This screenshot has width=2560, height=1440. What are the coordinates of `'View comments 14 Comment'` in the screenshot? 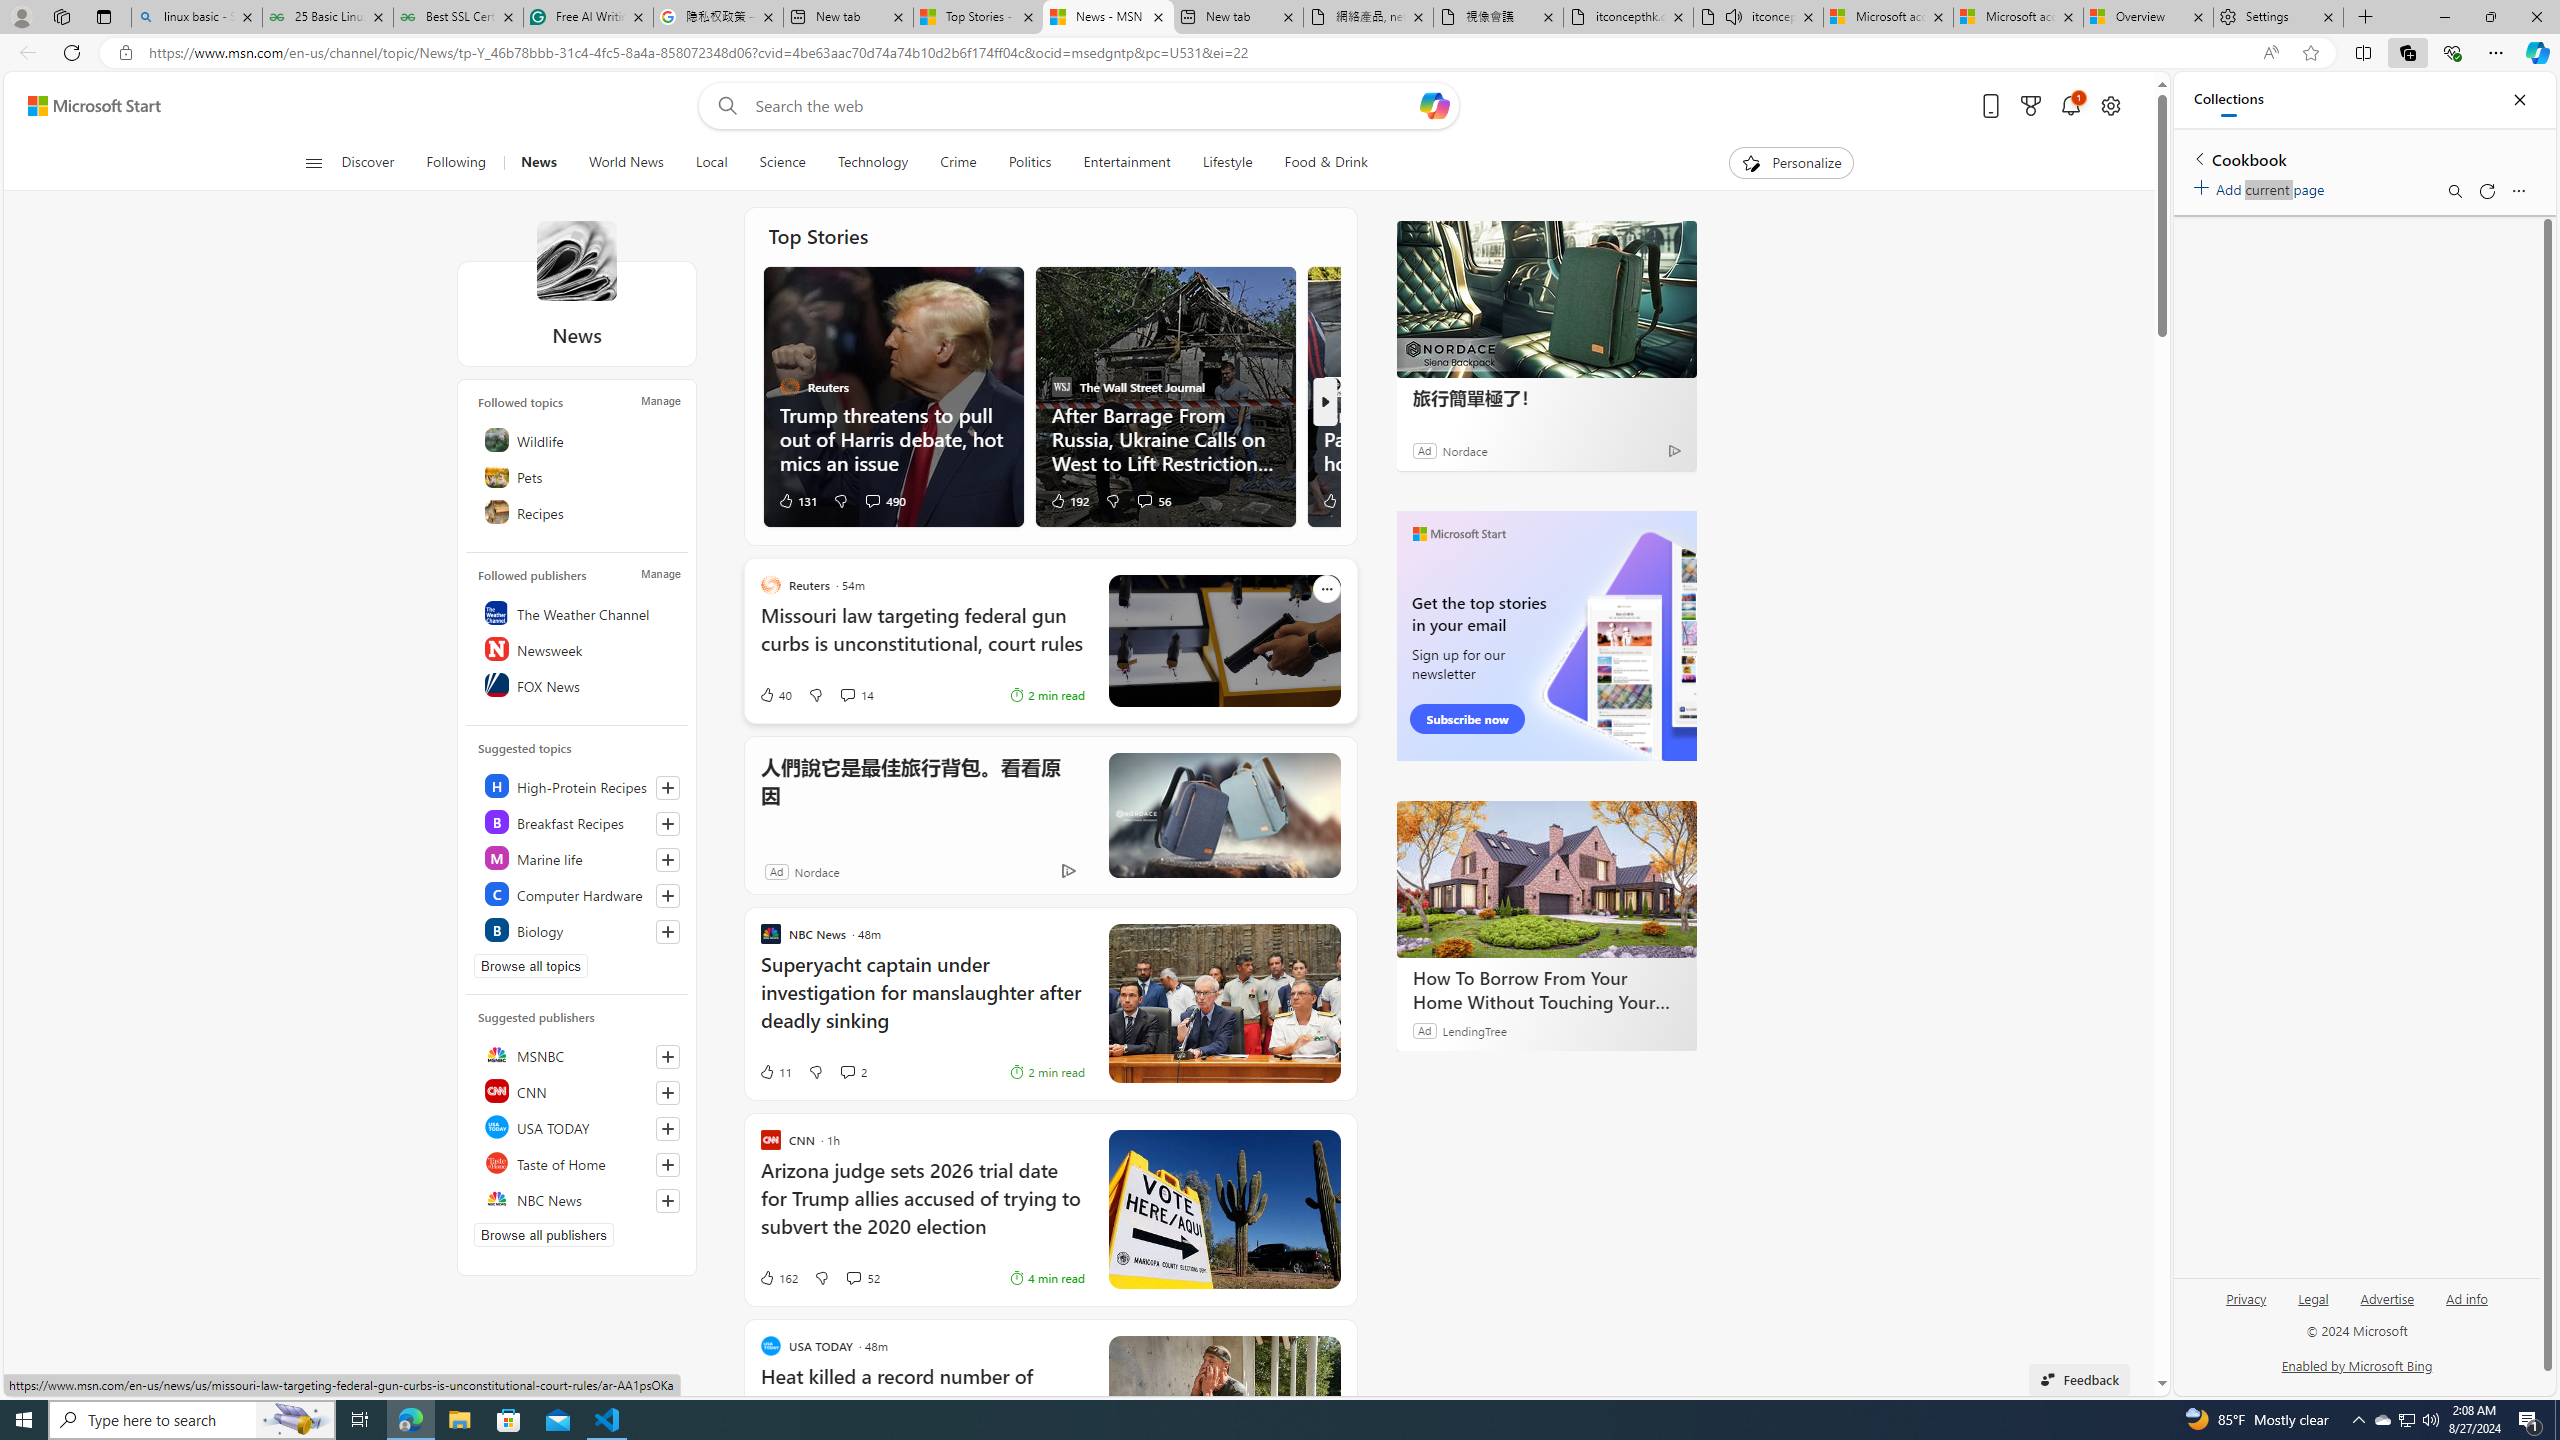 It's located at (847, 693).